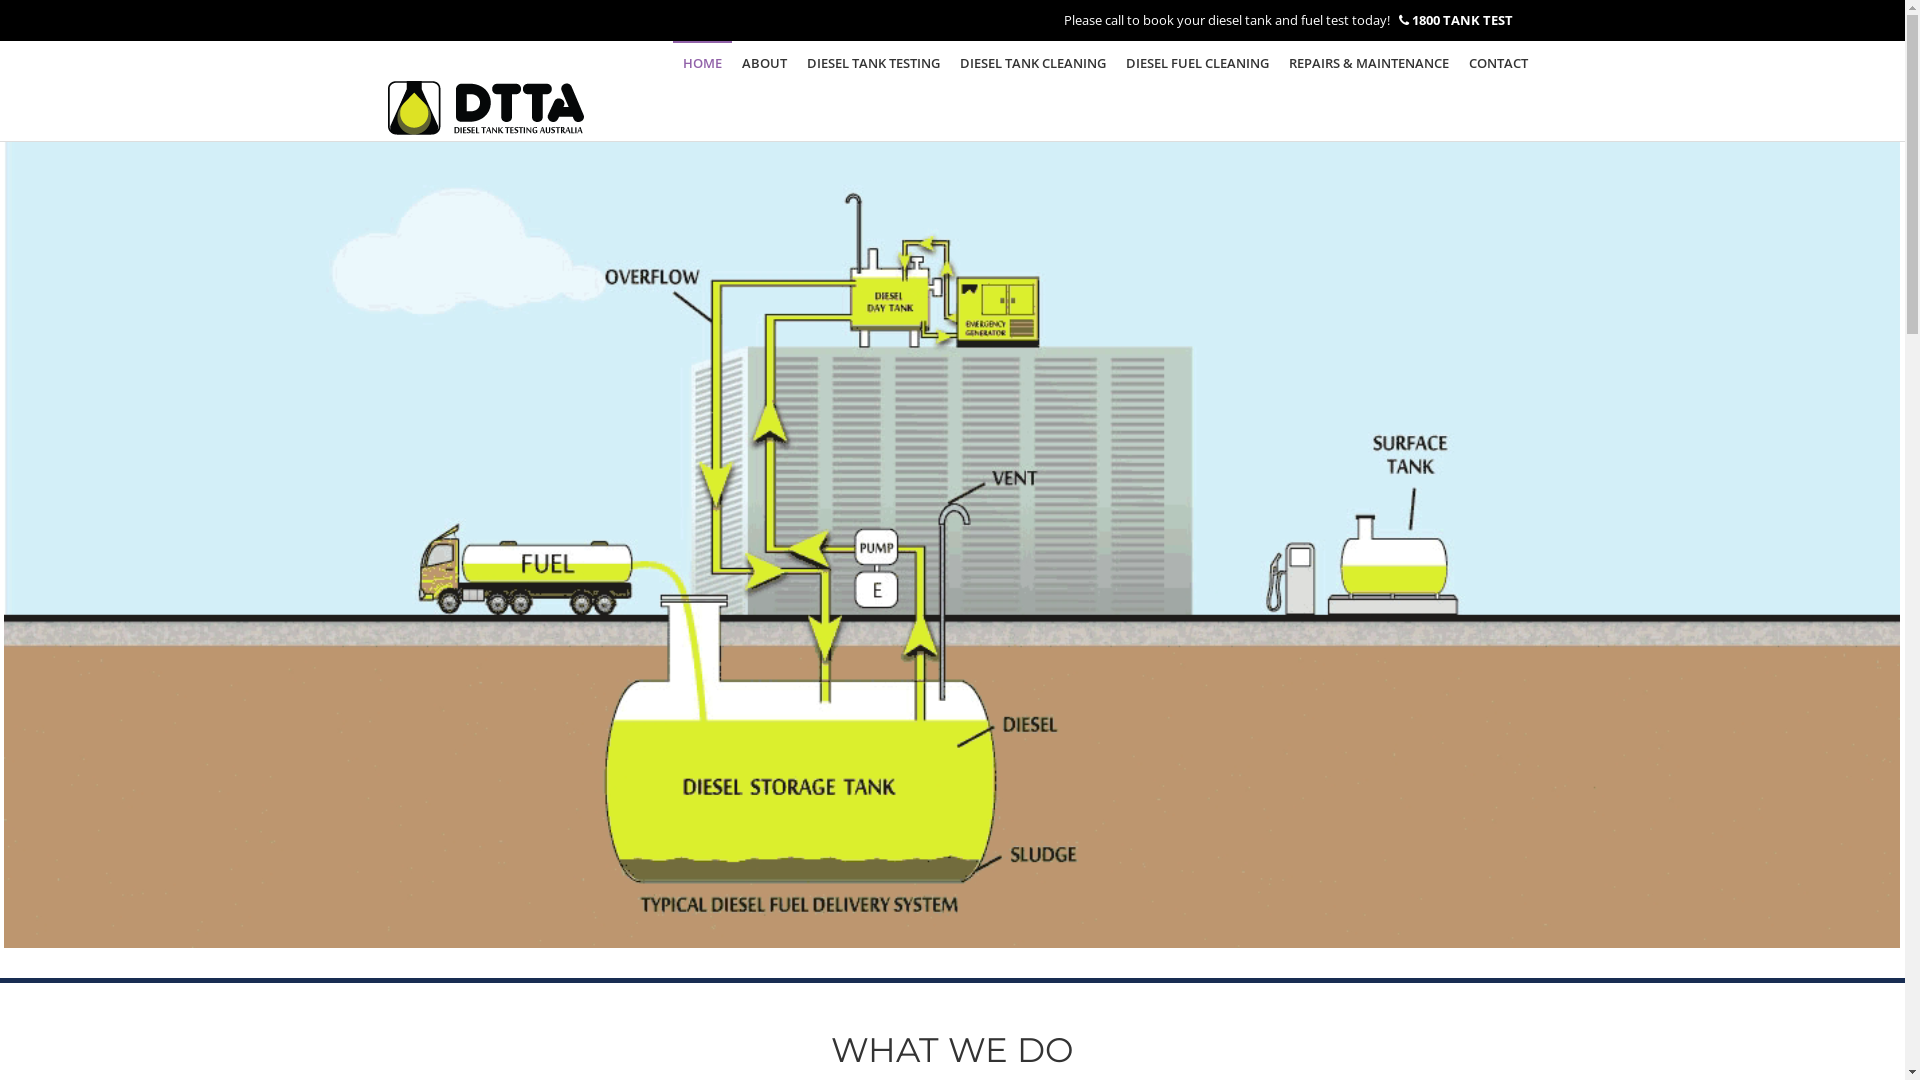 The image size is (1920, 1080). Describe the element at coordinates (1276, 61) in the screenshot. I see `'REPAIRS & MAINTENANCE'` at that location.